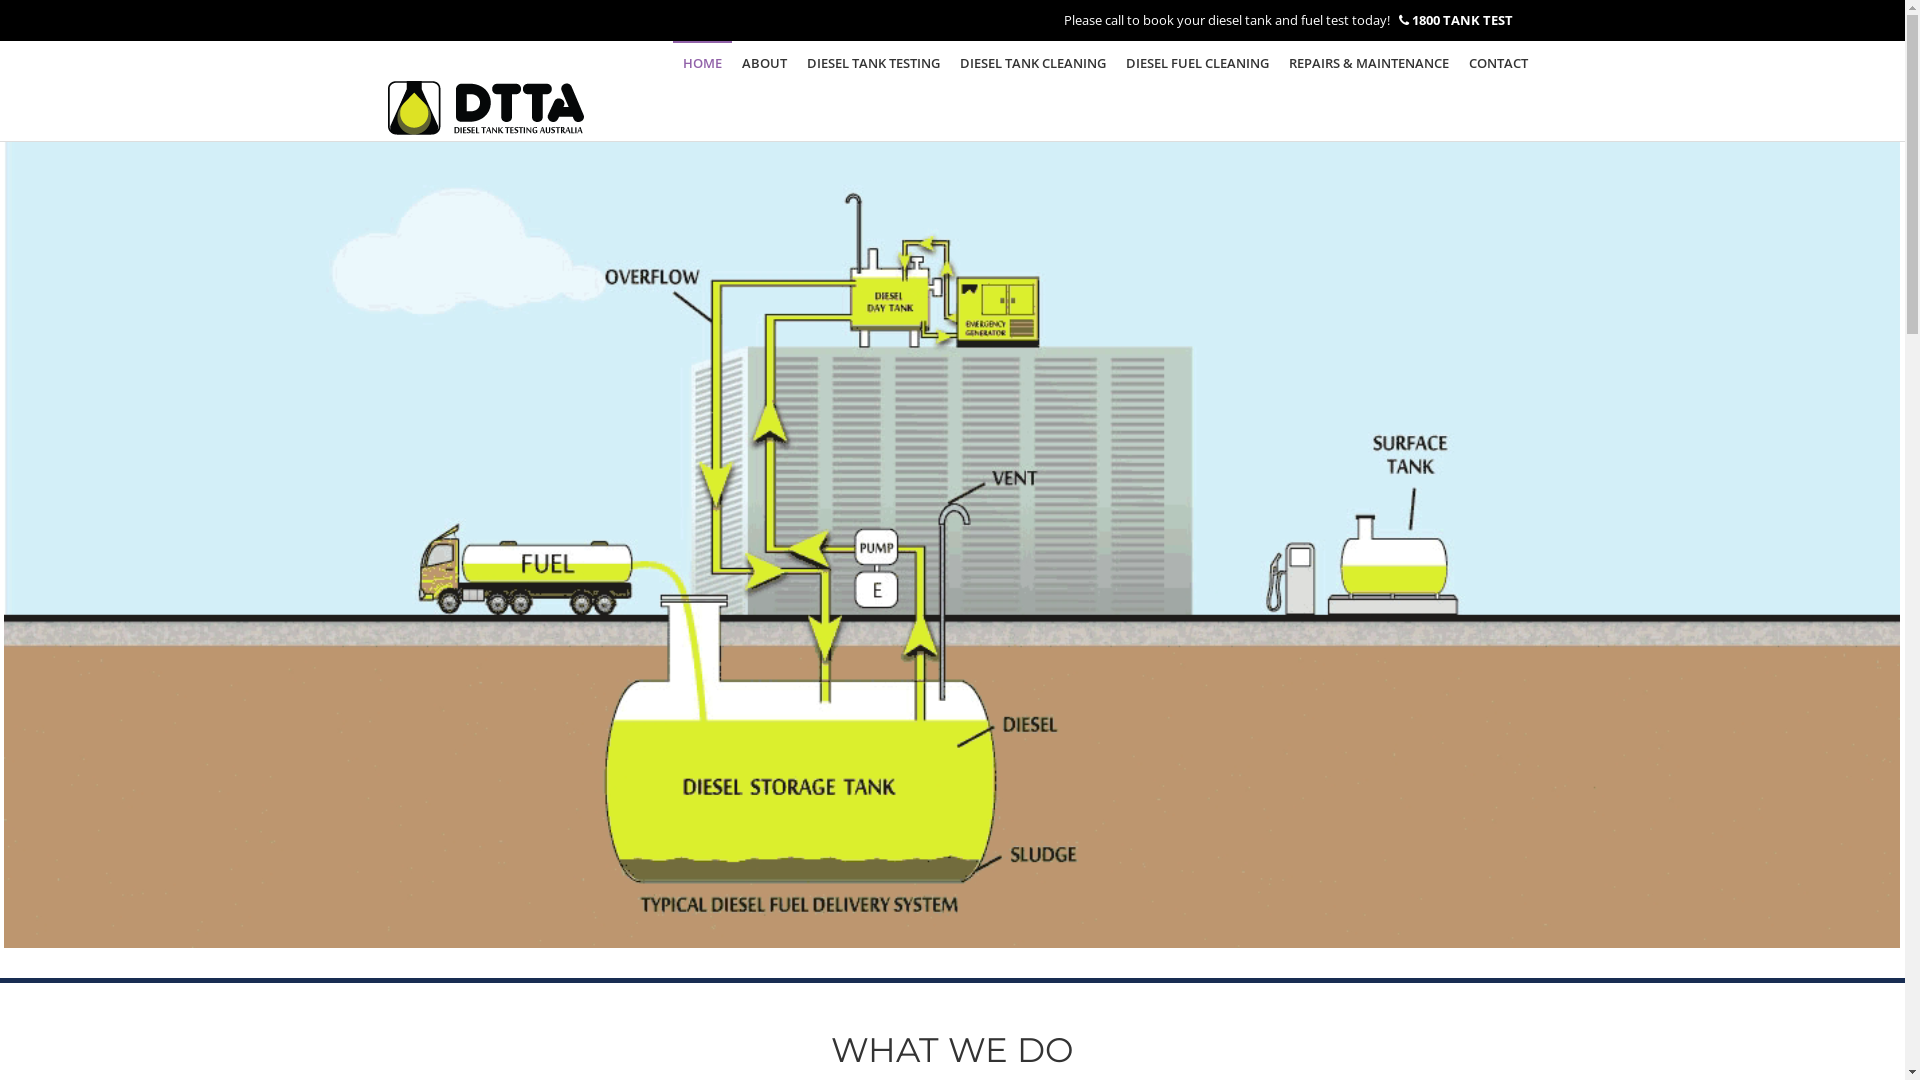 The image size is (1920, 1080). Describe the element at coordinates (1276, 61) in the screenshot. I see `'REPAIRS & MAINTENANCE'` at that location.